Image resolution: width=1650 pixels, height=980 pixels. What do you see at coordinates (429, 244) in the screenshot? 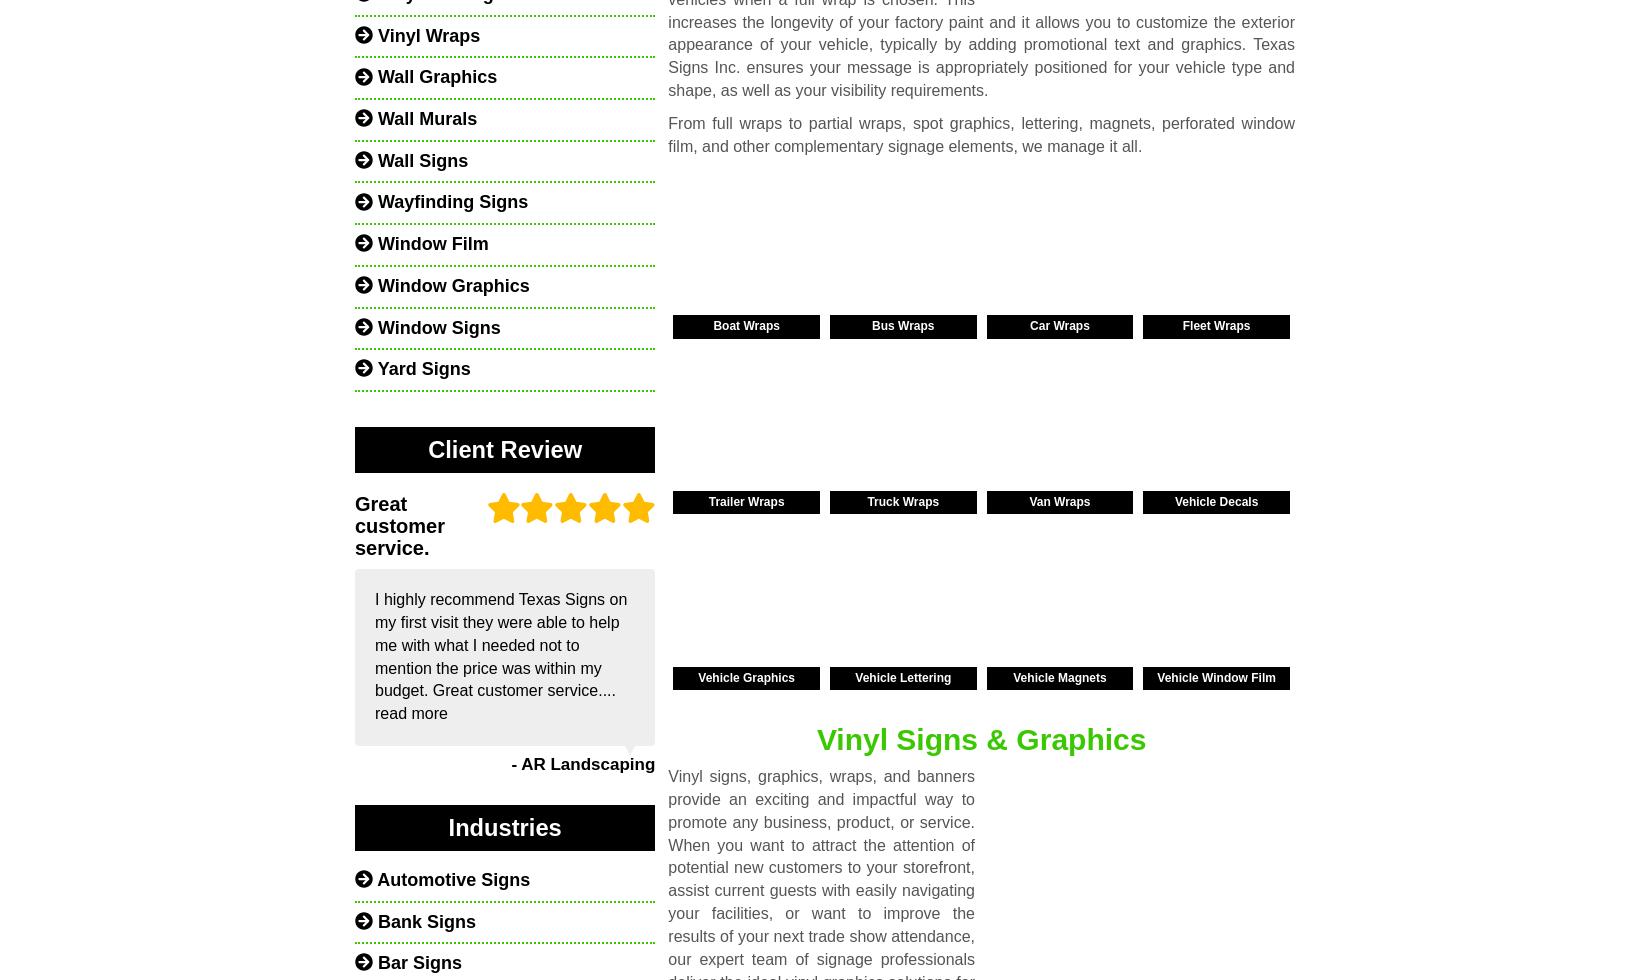
I see `'Window Film'` at bounding box center [429, 244].